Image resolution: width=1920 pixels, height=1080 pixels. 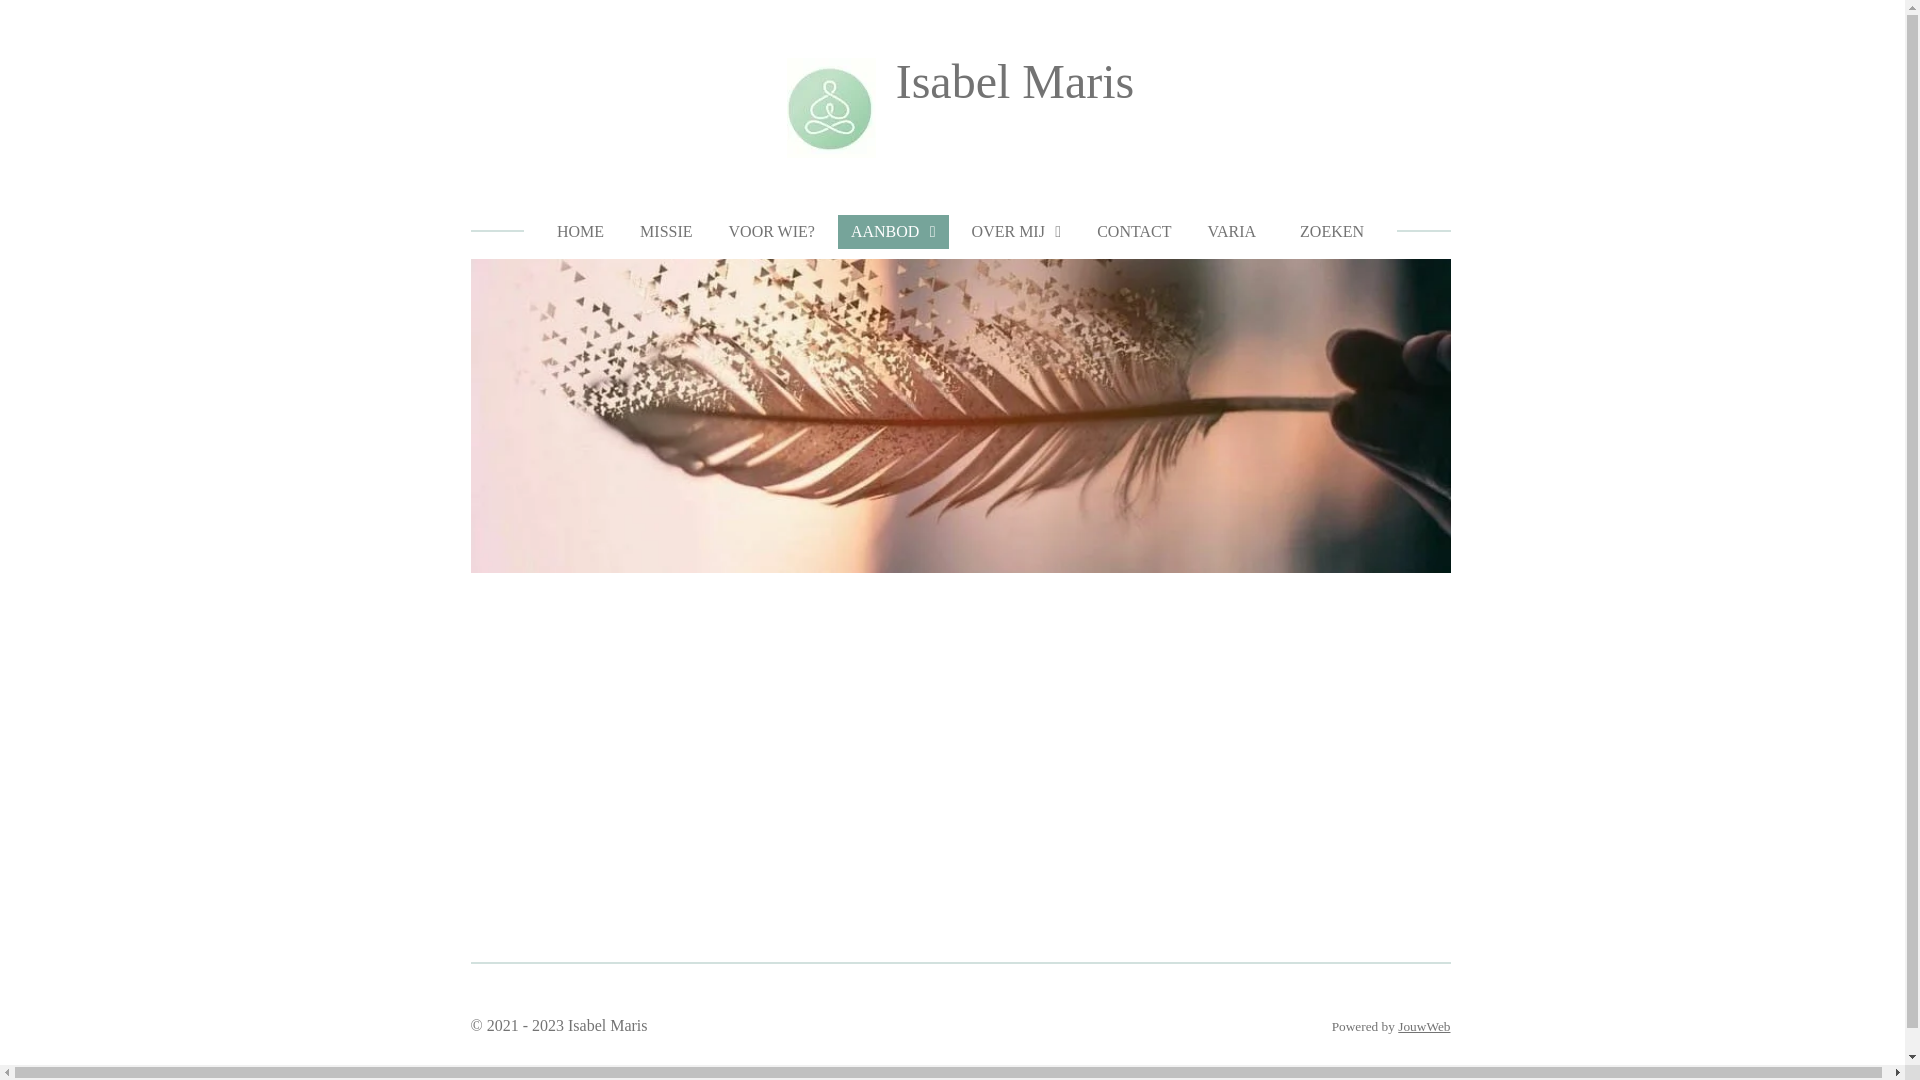 What do you see at coordinates (1328, 230) in the screenshot?
I see `'ZOEKEN'` at bounding box center [1328, 230].